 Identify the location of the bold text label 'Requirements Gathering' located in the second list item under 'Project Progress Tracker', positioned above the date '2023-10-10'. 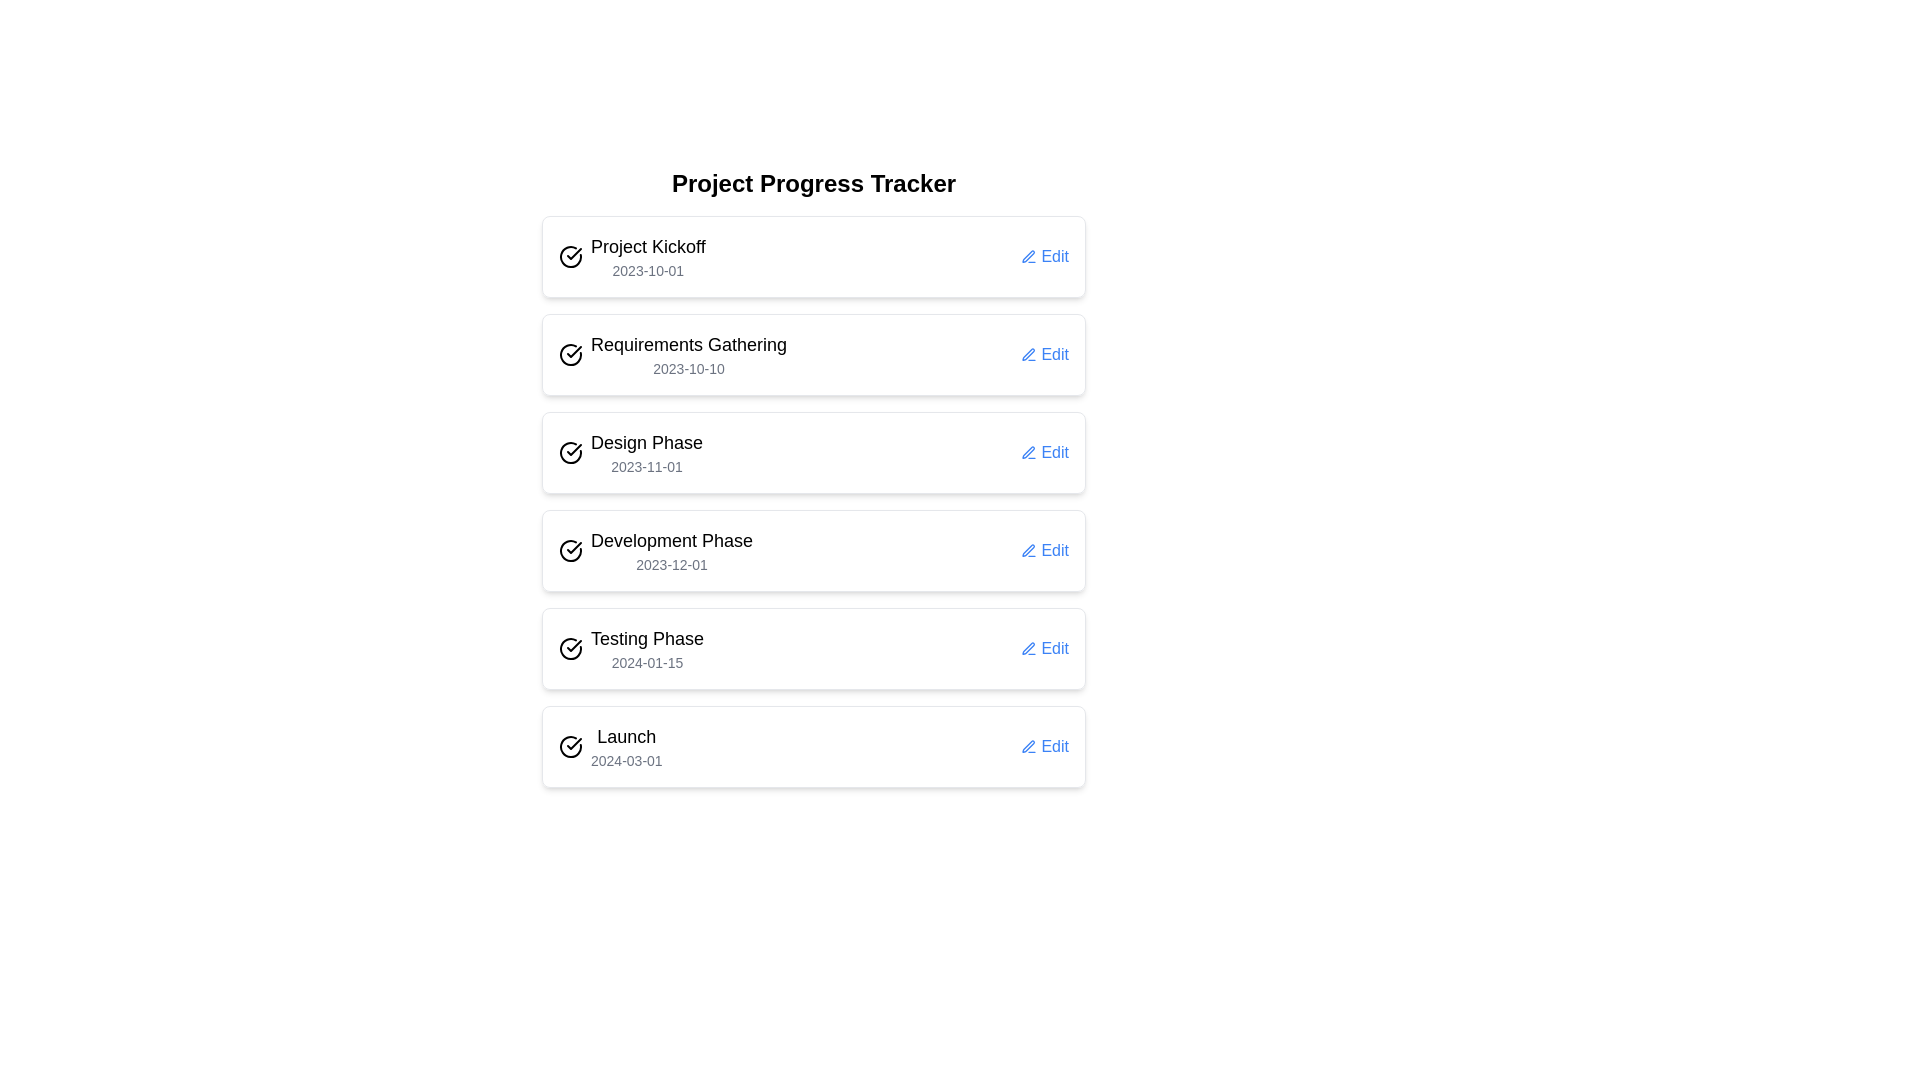
(689, 343).